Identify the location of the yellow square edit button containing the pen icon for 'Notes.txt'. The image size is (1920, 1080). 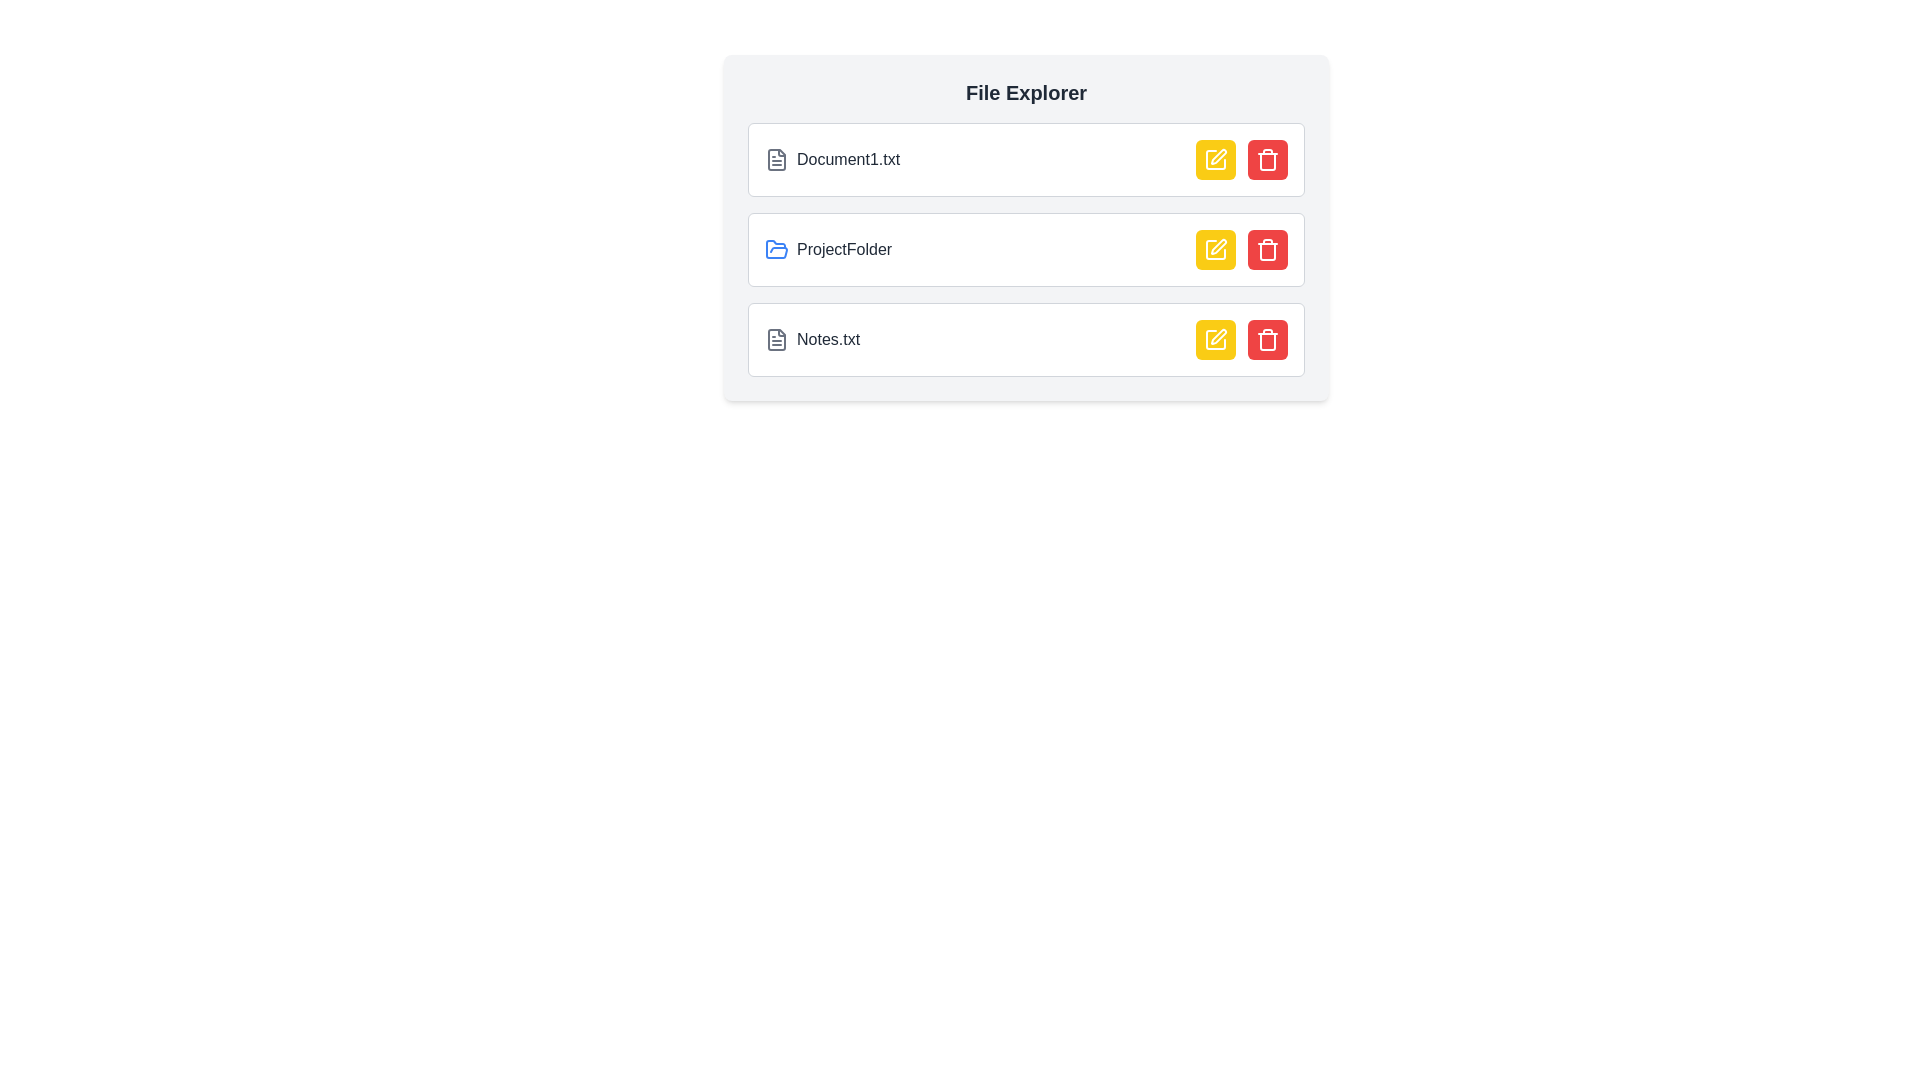
(1214, 338).